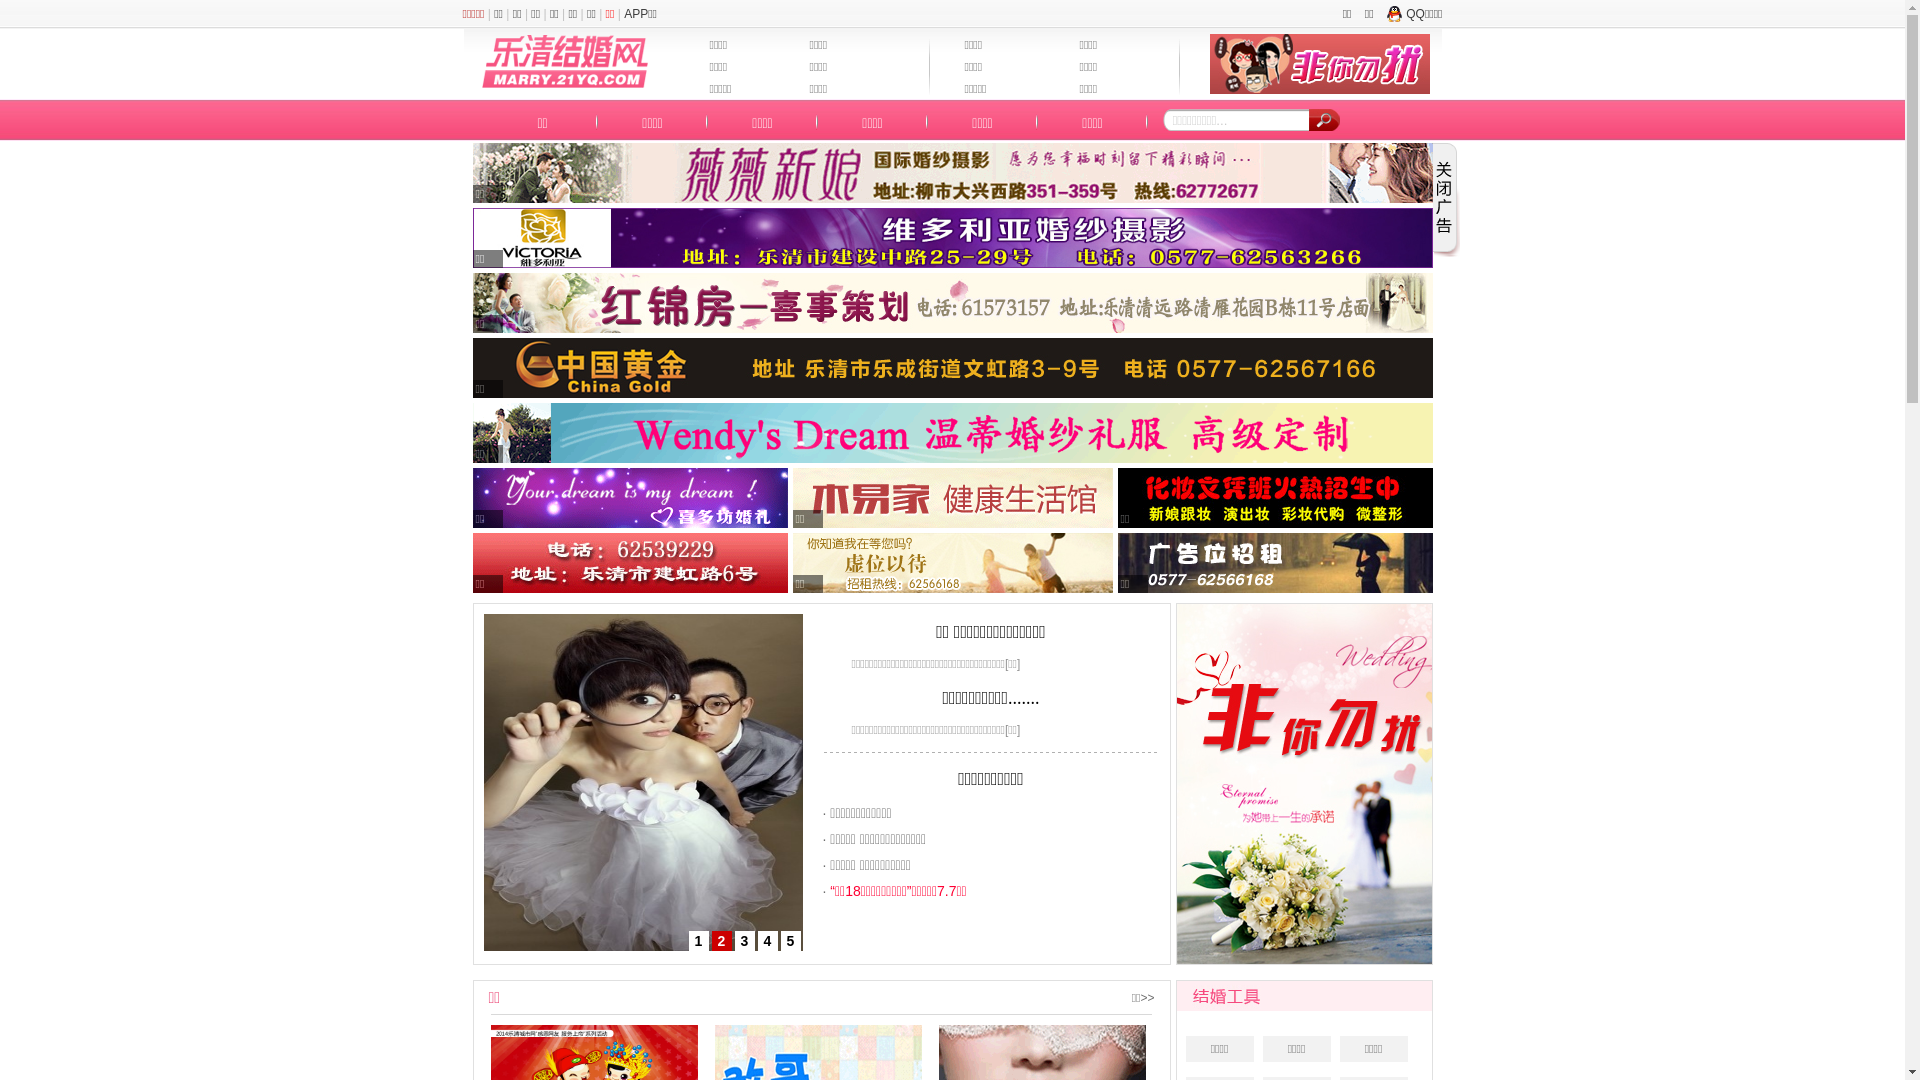 The width and height of the screenshot is (1920, 1080). Describe the element at coordinates (733, 941) in the screenshot. I see `'3'` at that location.